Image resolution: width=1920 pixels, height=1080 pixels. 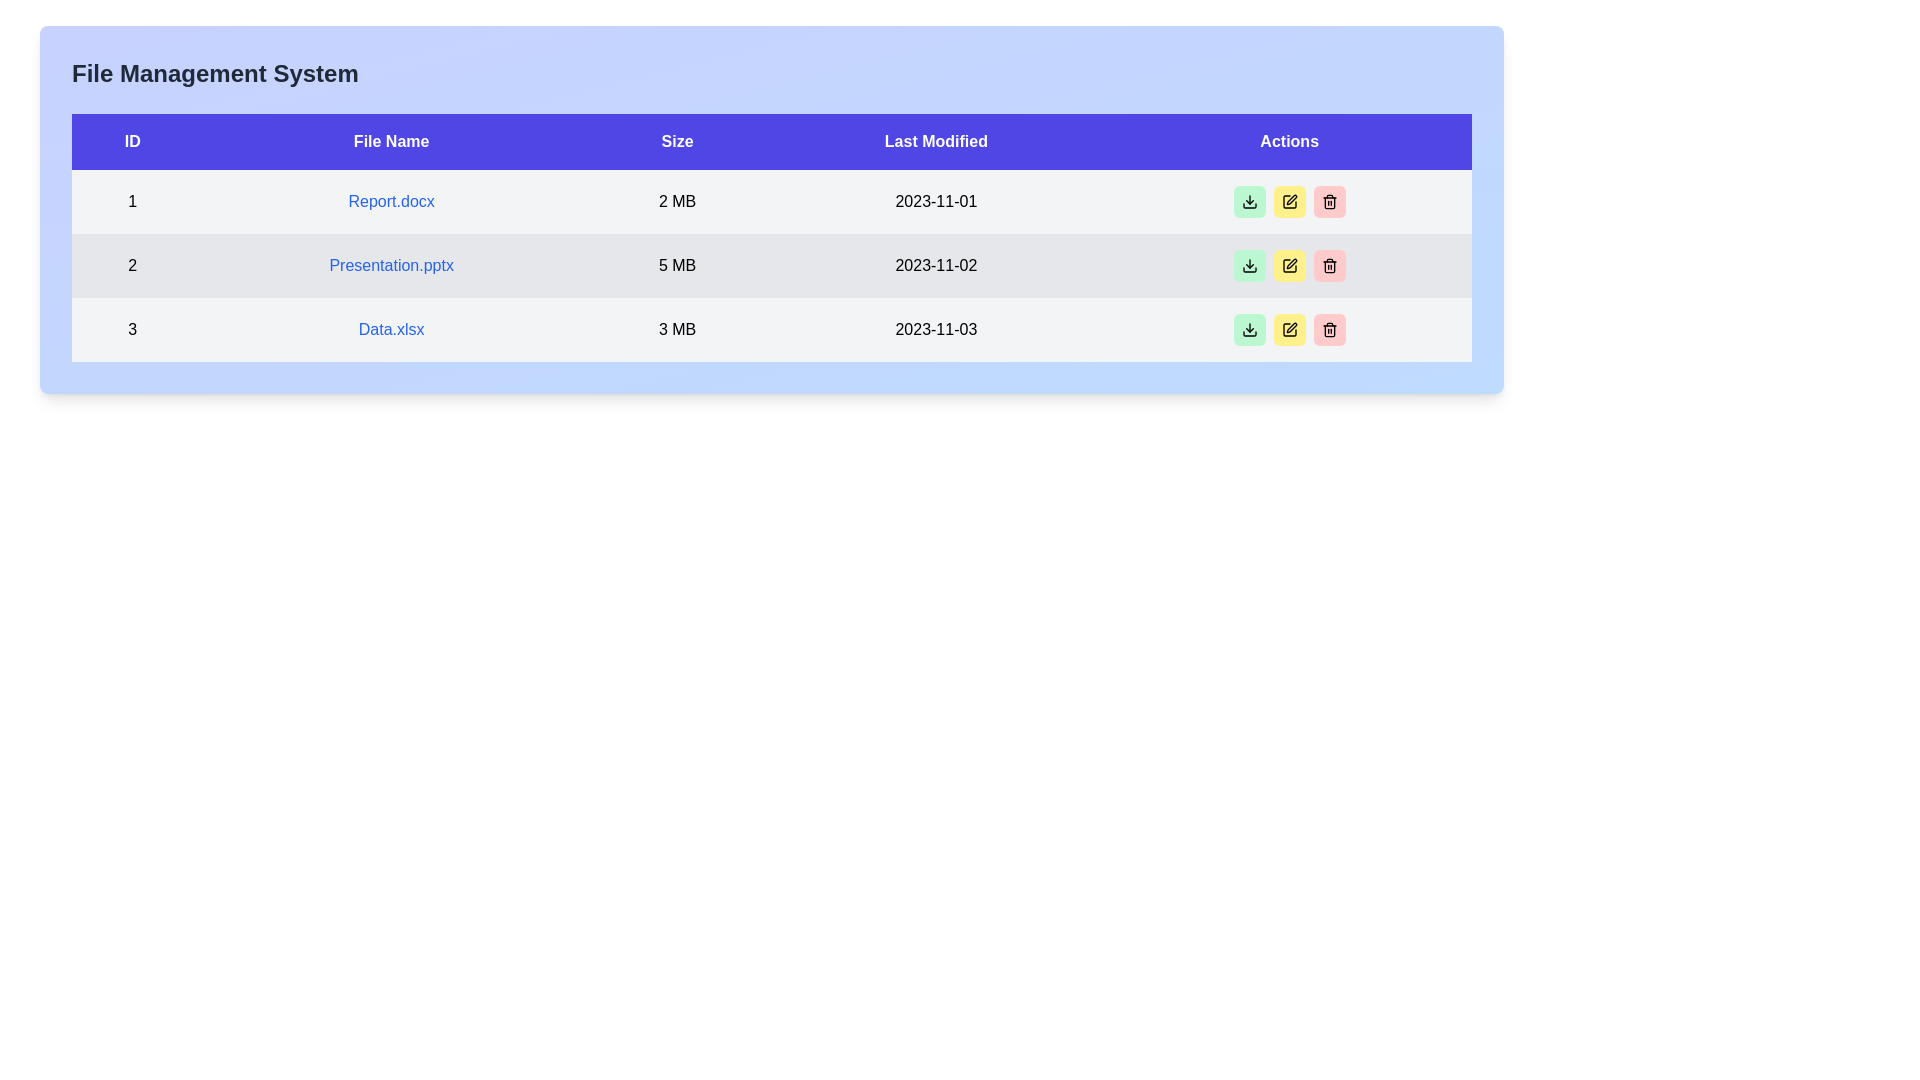 What do you see at coordinates (1329, 329) in the screenshot?
I see `the red, square-shaped button with rounded corners that contains a trash can icon, located in the 'Actions' column of the third row of the table` at bounding box center [1329, 329].